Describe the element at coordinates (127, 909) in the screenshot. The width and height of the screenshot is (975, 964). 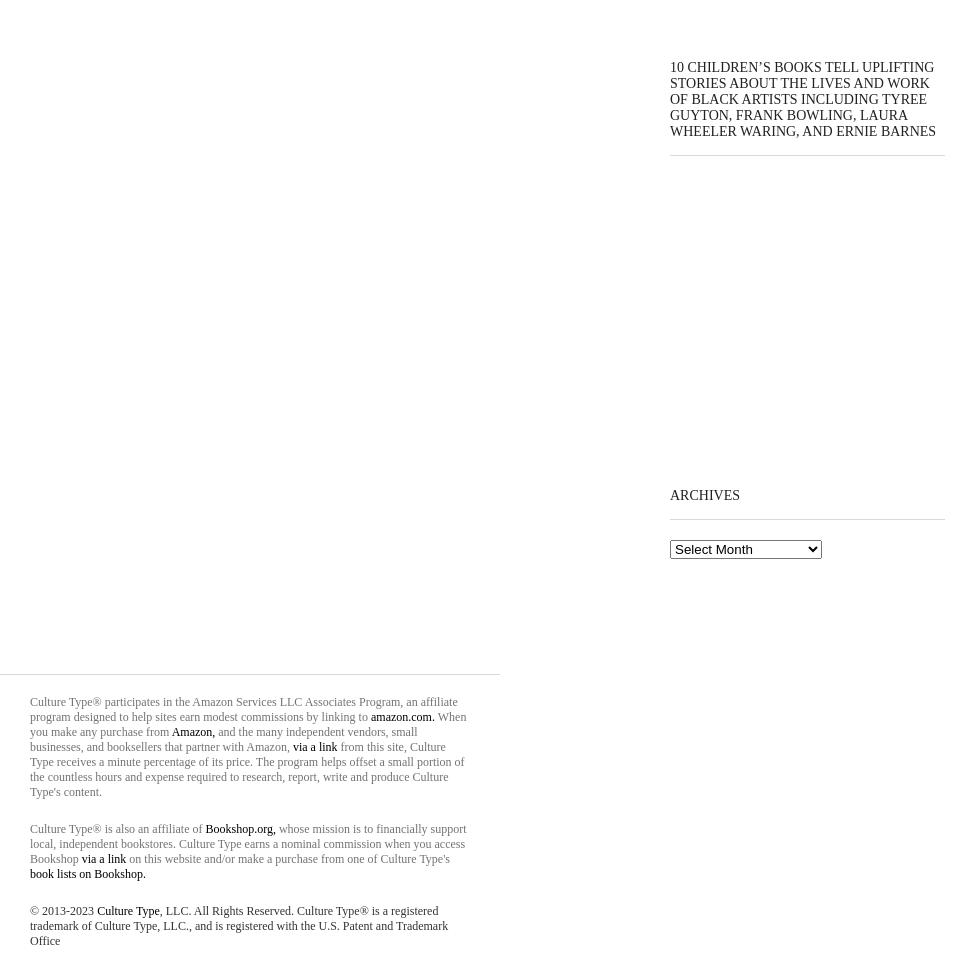
I see `'Culture Type'` at that location.